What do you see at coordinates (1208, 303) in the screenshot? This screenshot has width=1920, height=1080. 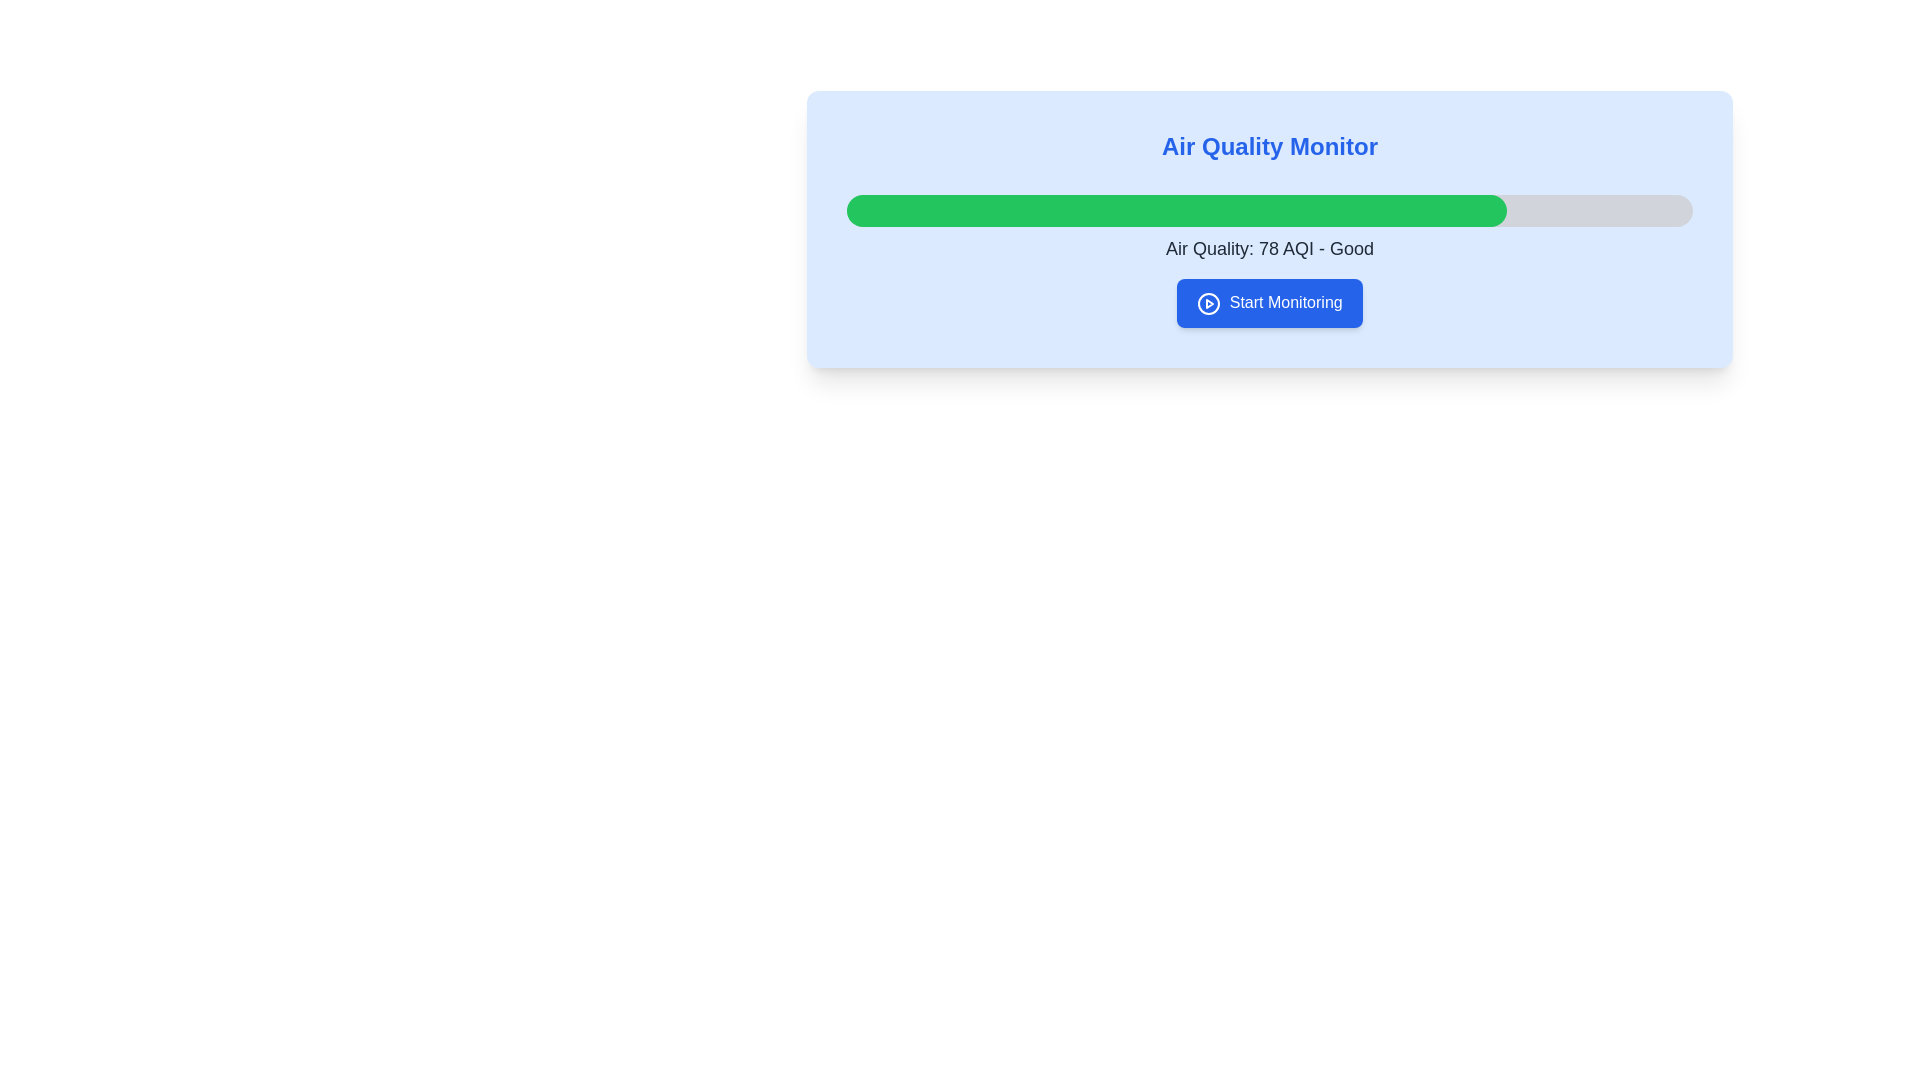 I see `the play icon, which is a circle with a triangle inside, styled in a white outline on a blue background, located to the left of the 'Start Monitoring' button` at bounding box center [1208, 303].